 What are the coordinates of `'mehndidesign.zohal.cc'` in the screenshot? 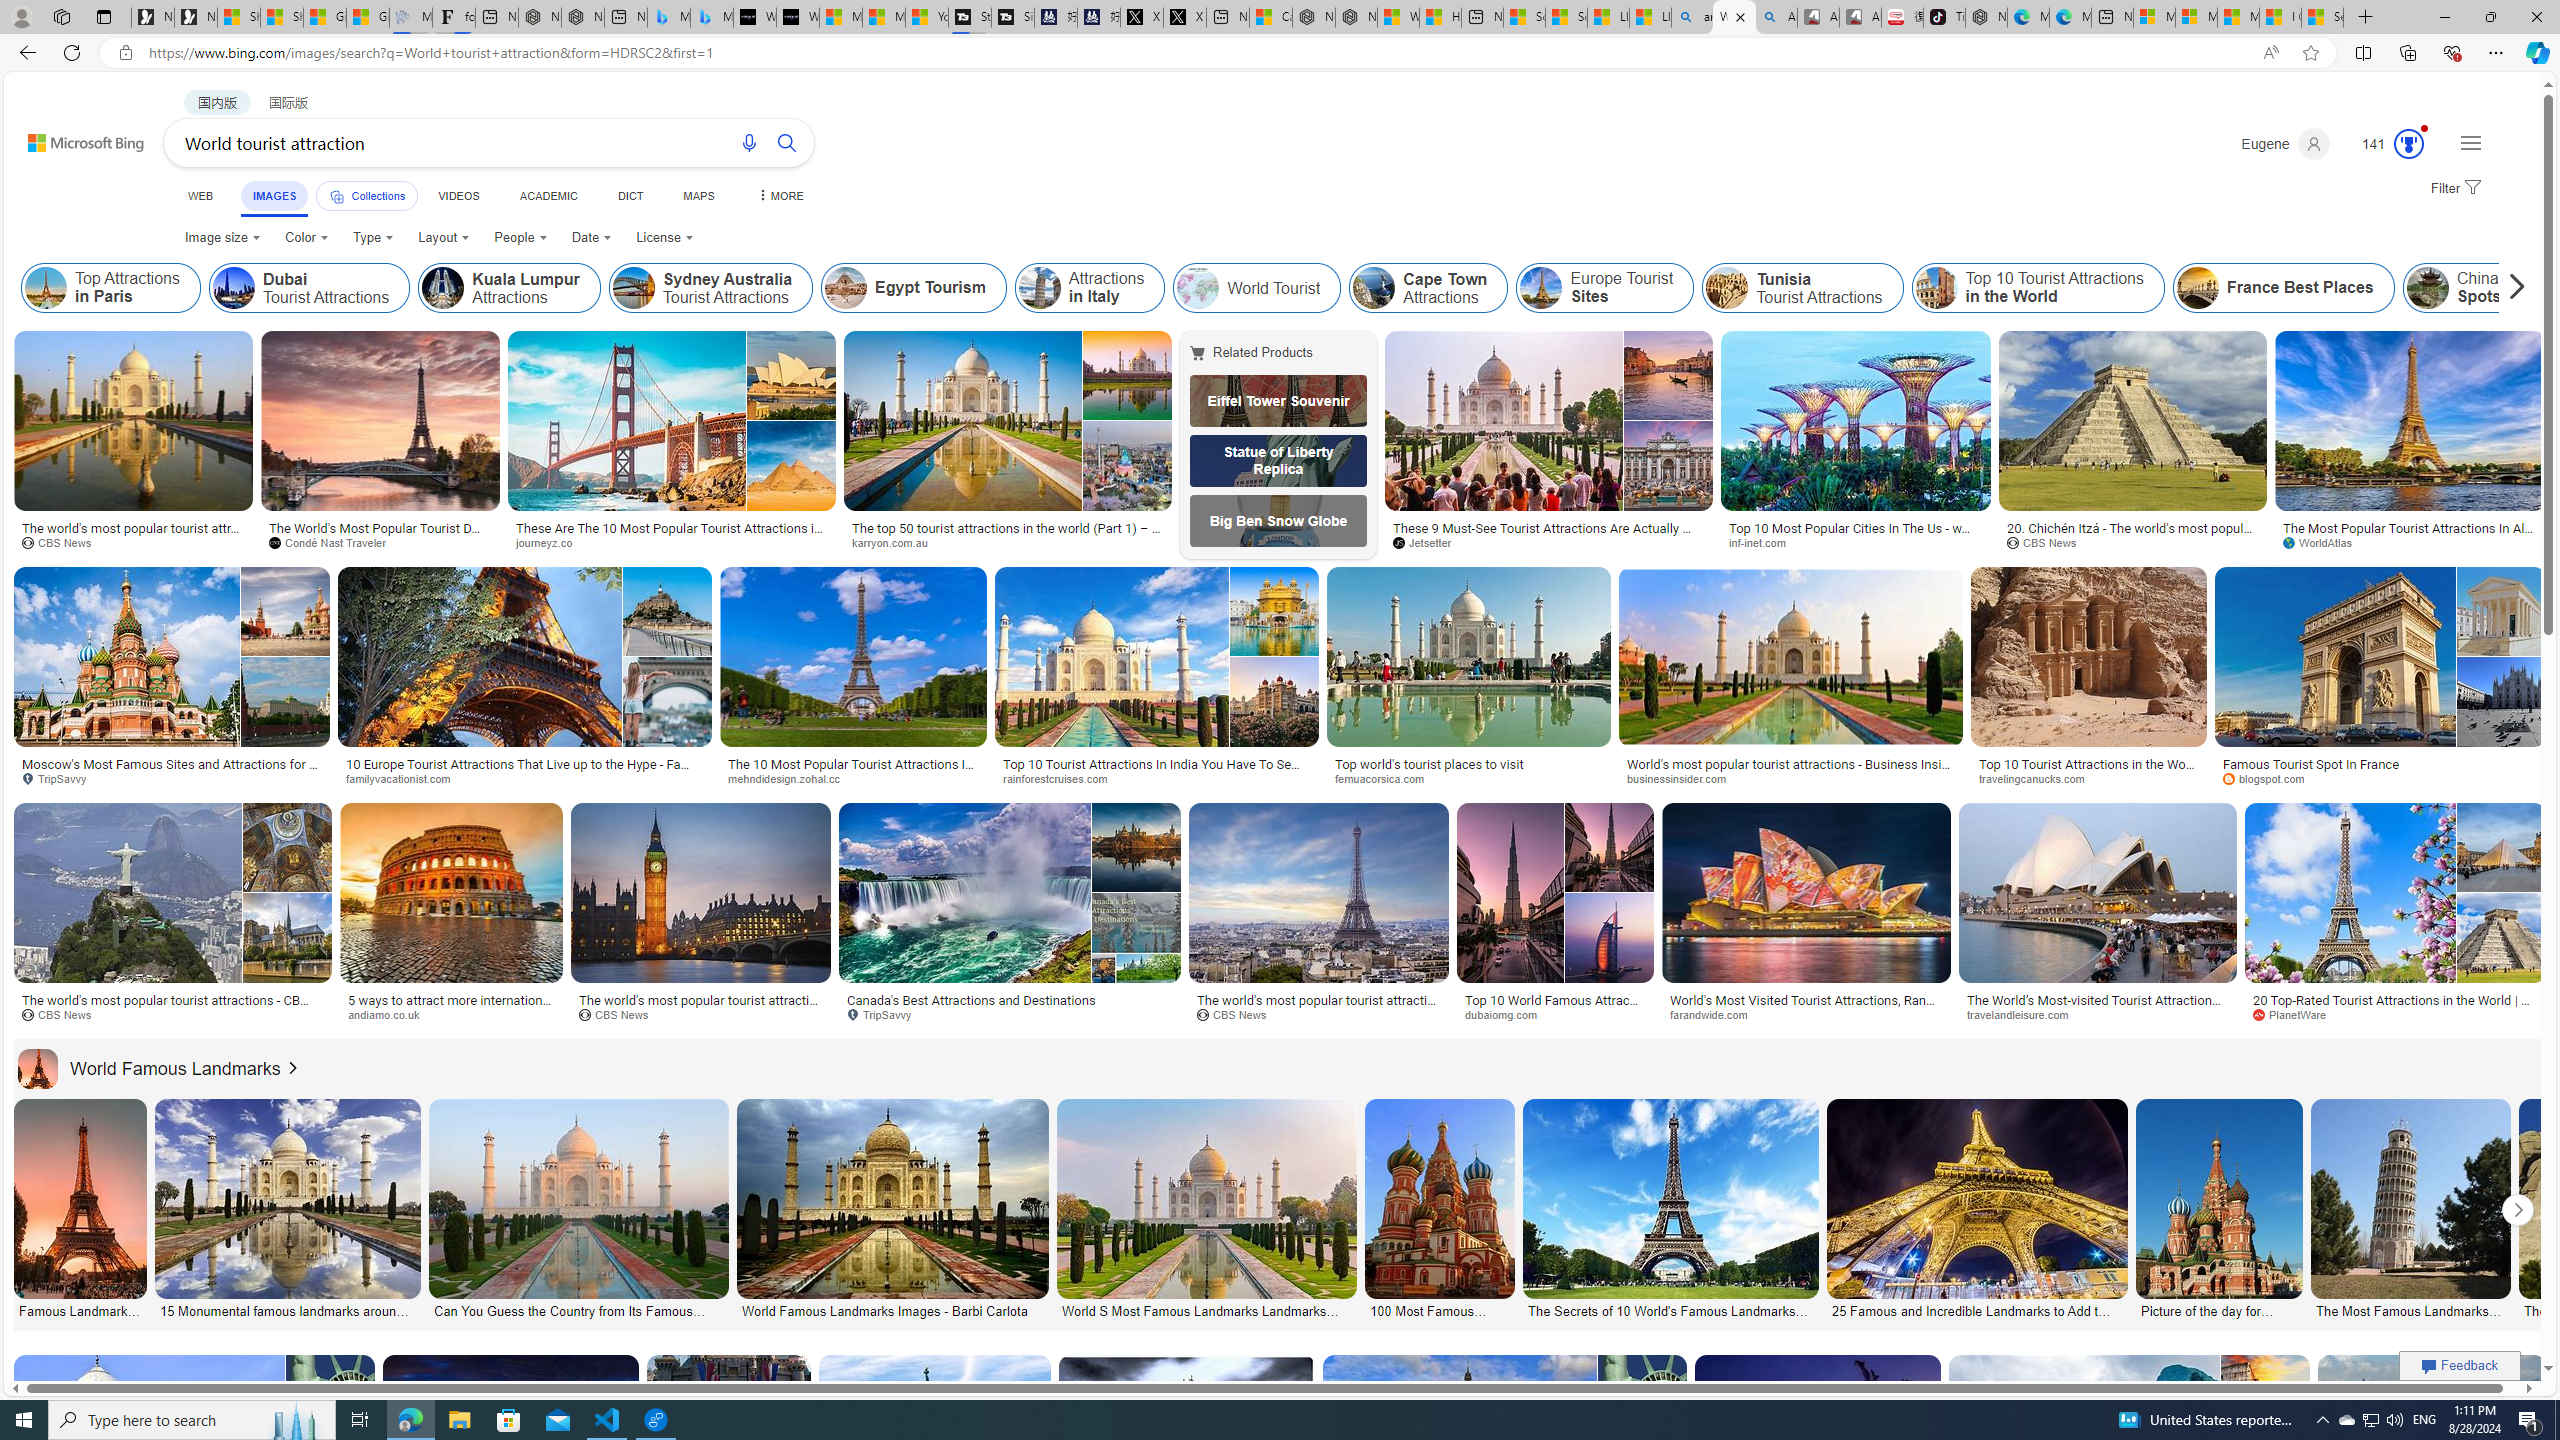 It's located at (851, 778).